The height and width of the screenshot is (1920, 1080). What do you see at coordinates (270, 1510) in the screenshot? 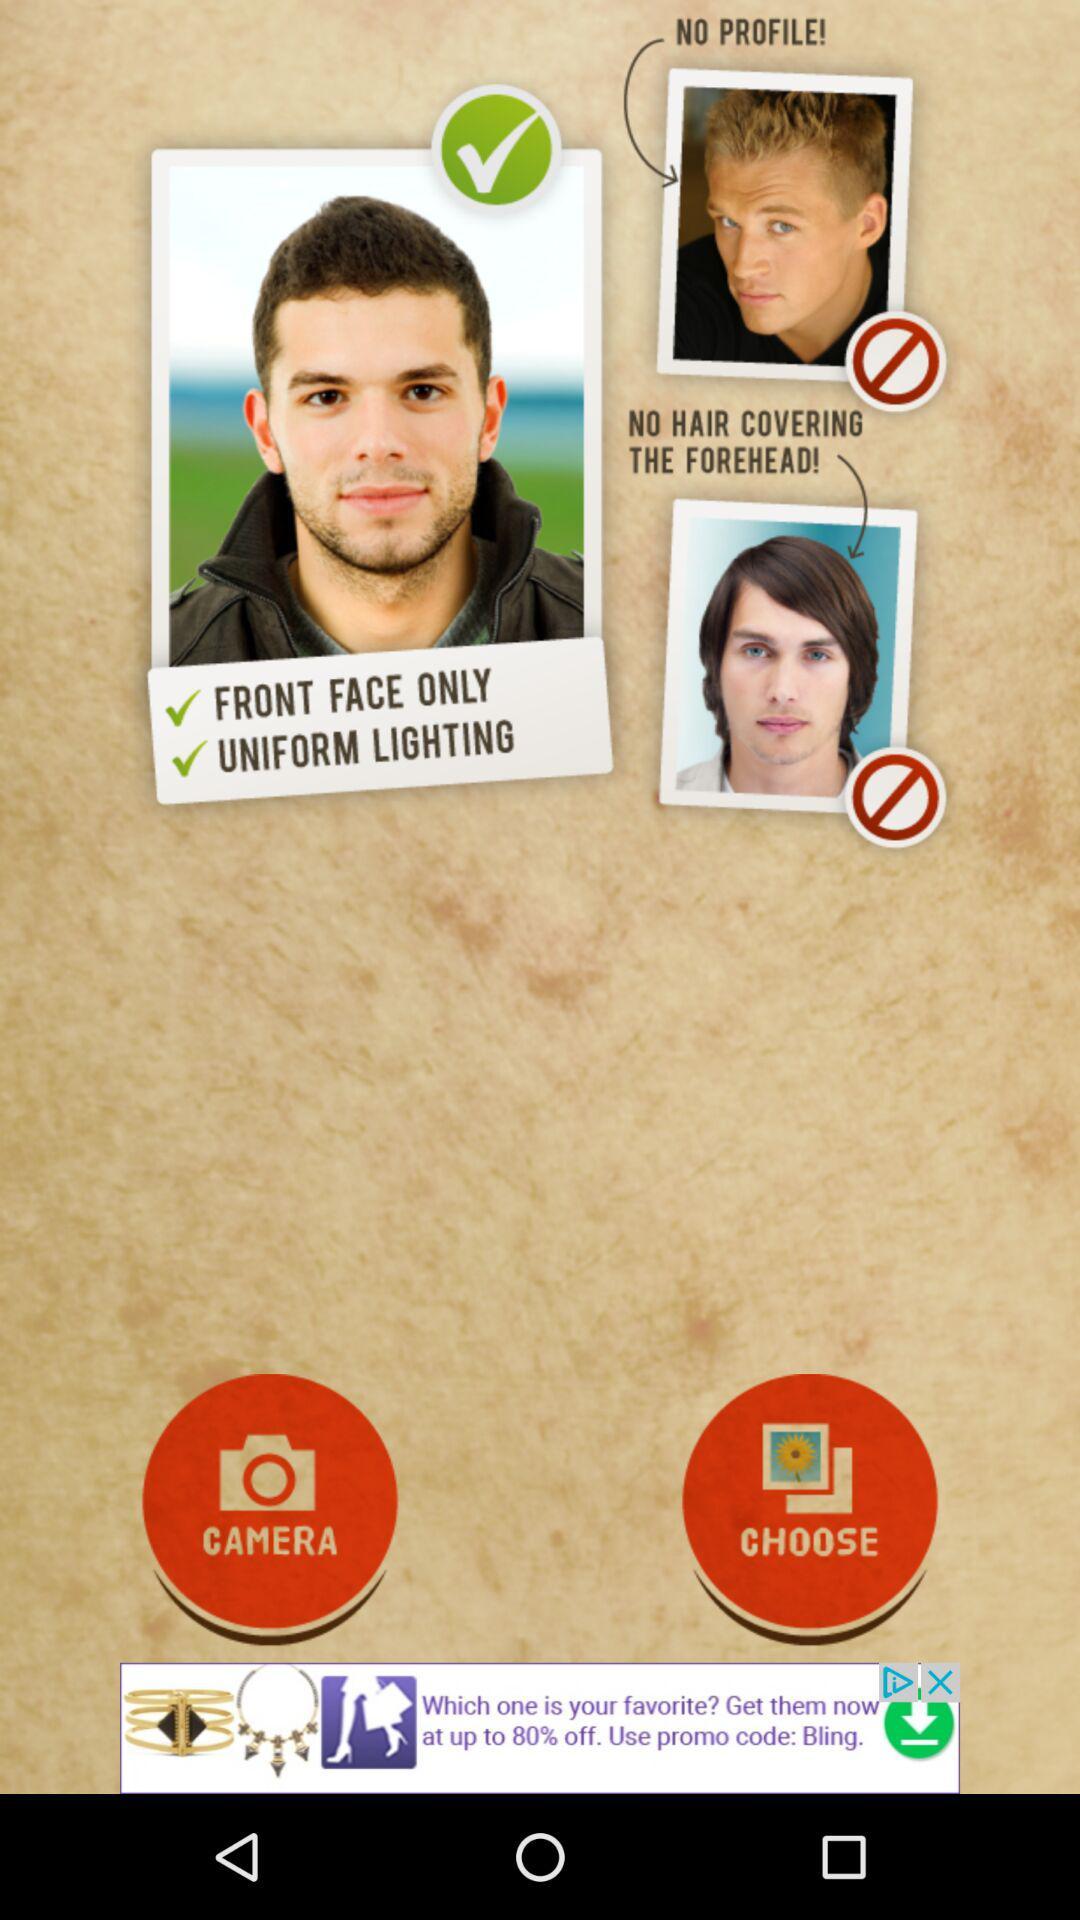
I see `camera` at bounding box center [270, 1510].